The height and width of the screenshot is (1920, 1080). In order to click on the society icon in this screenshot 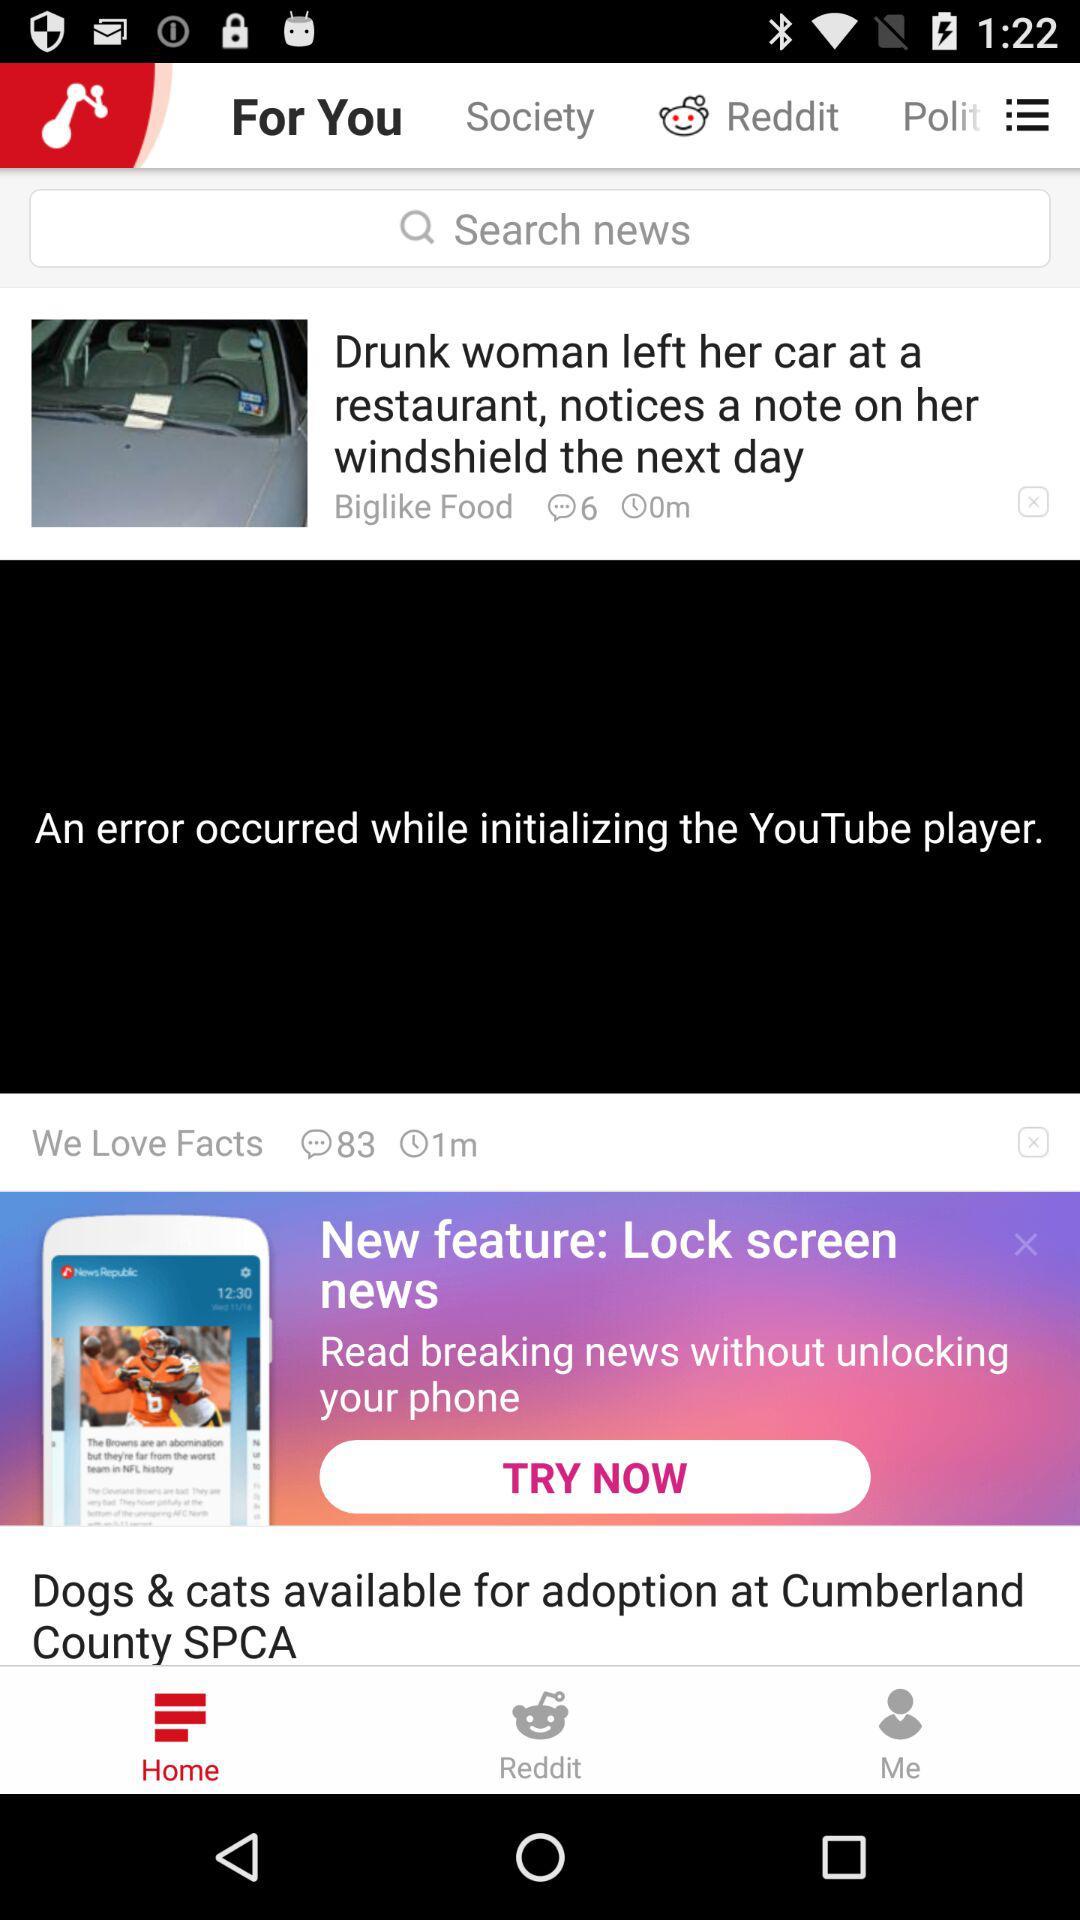, I will do `click(529, 114)`.